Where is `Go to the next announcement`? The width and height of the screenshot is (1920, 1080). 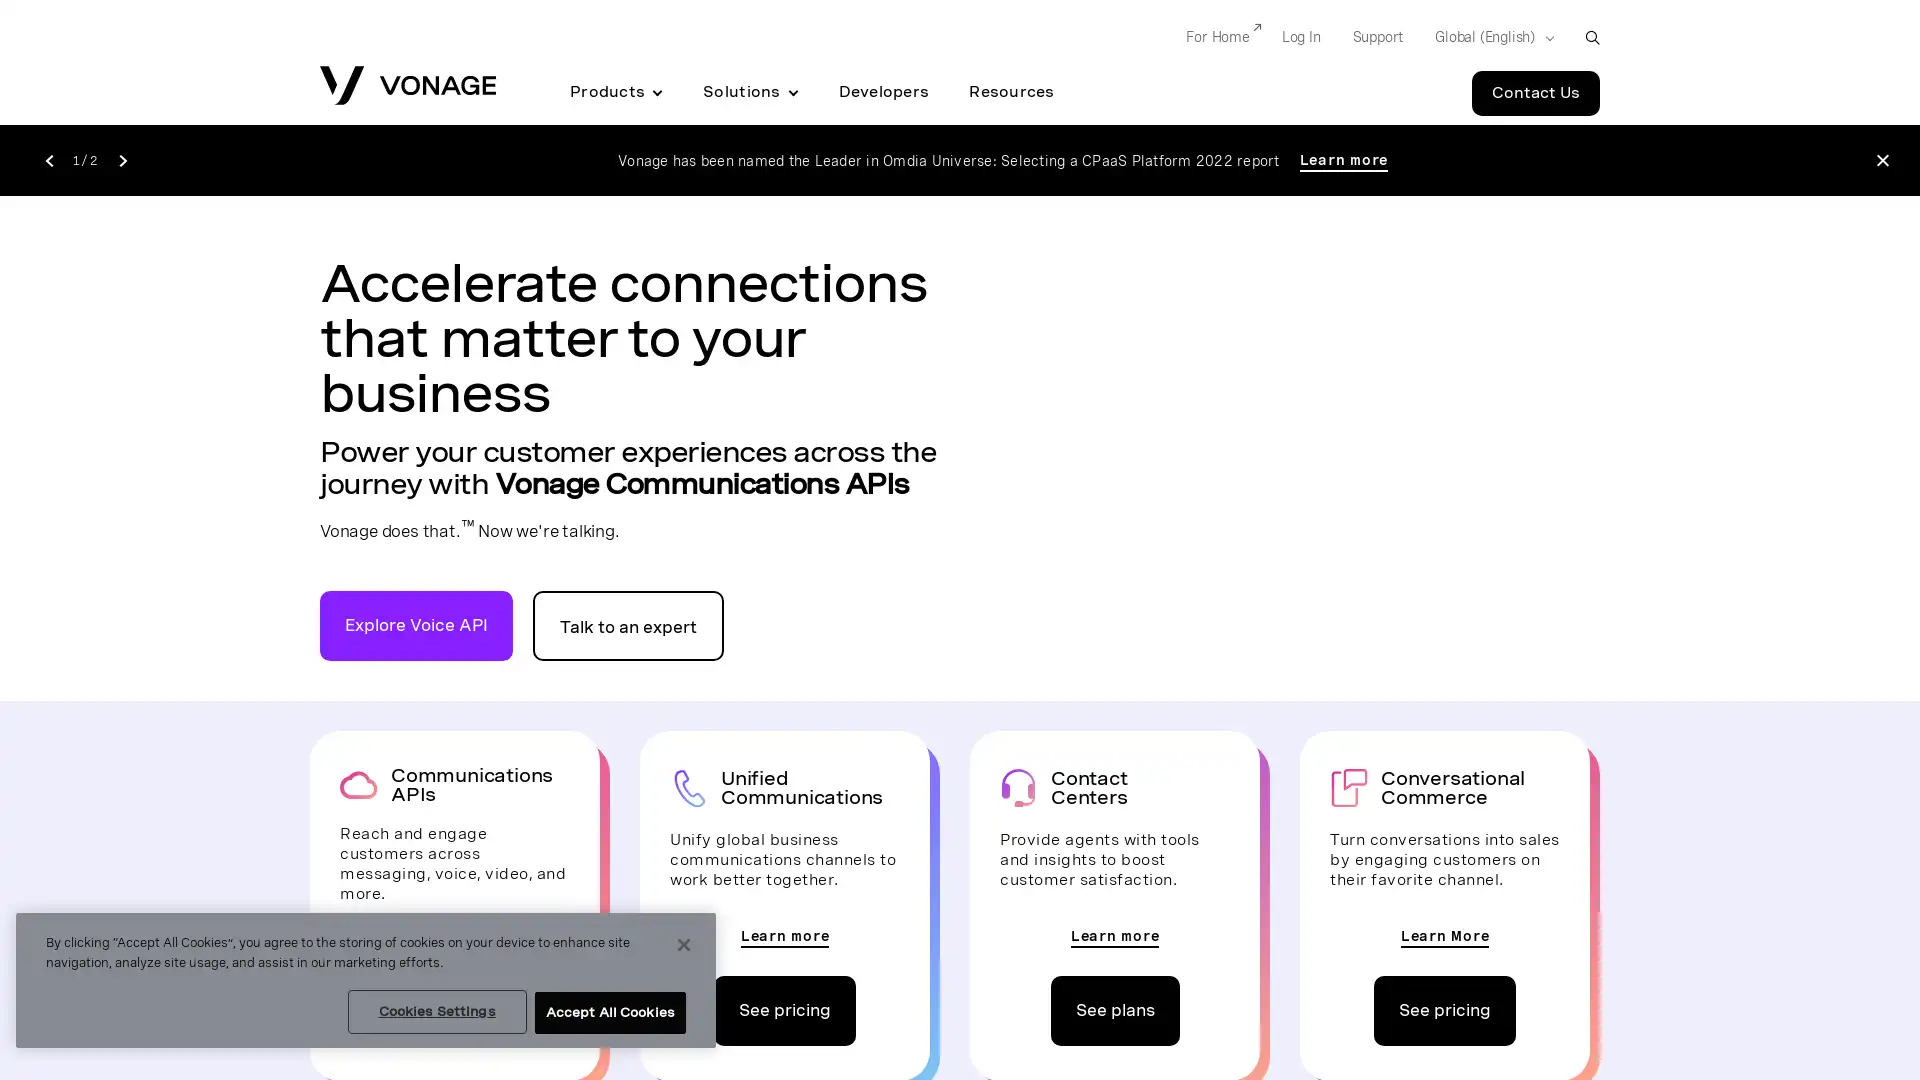 Go to the next announcement is located at coordinates (121, 158).